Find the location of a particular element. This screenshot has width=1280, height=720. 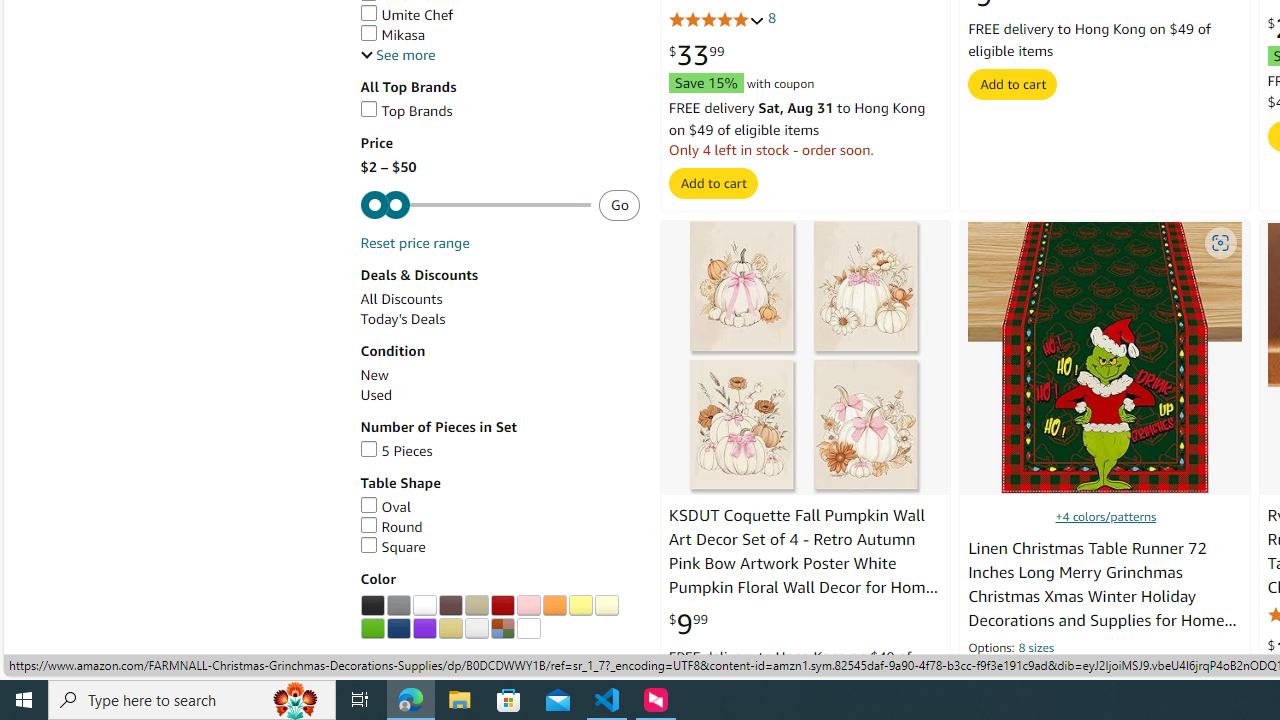

'Umite Chef' is located at coordinates (406, 15).